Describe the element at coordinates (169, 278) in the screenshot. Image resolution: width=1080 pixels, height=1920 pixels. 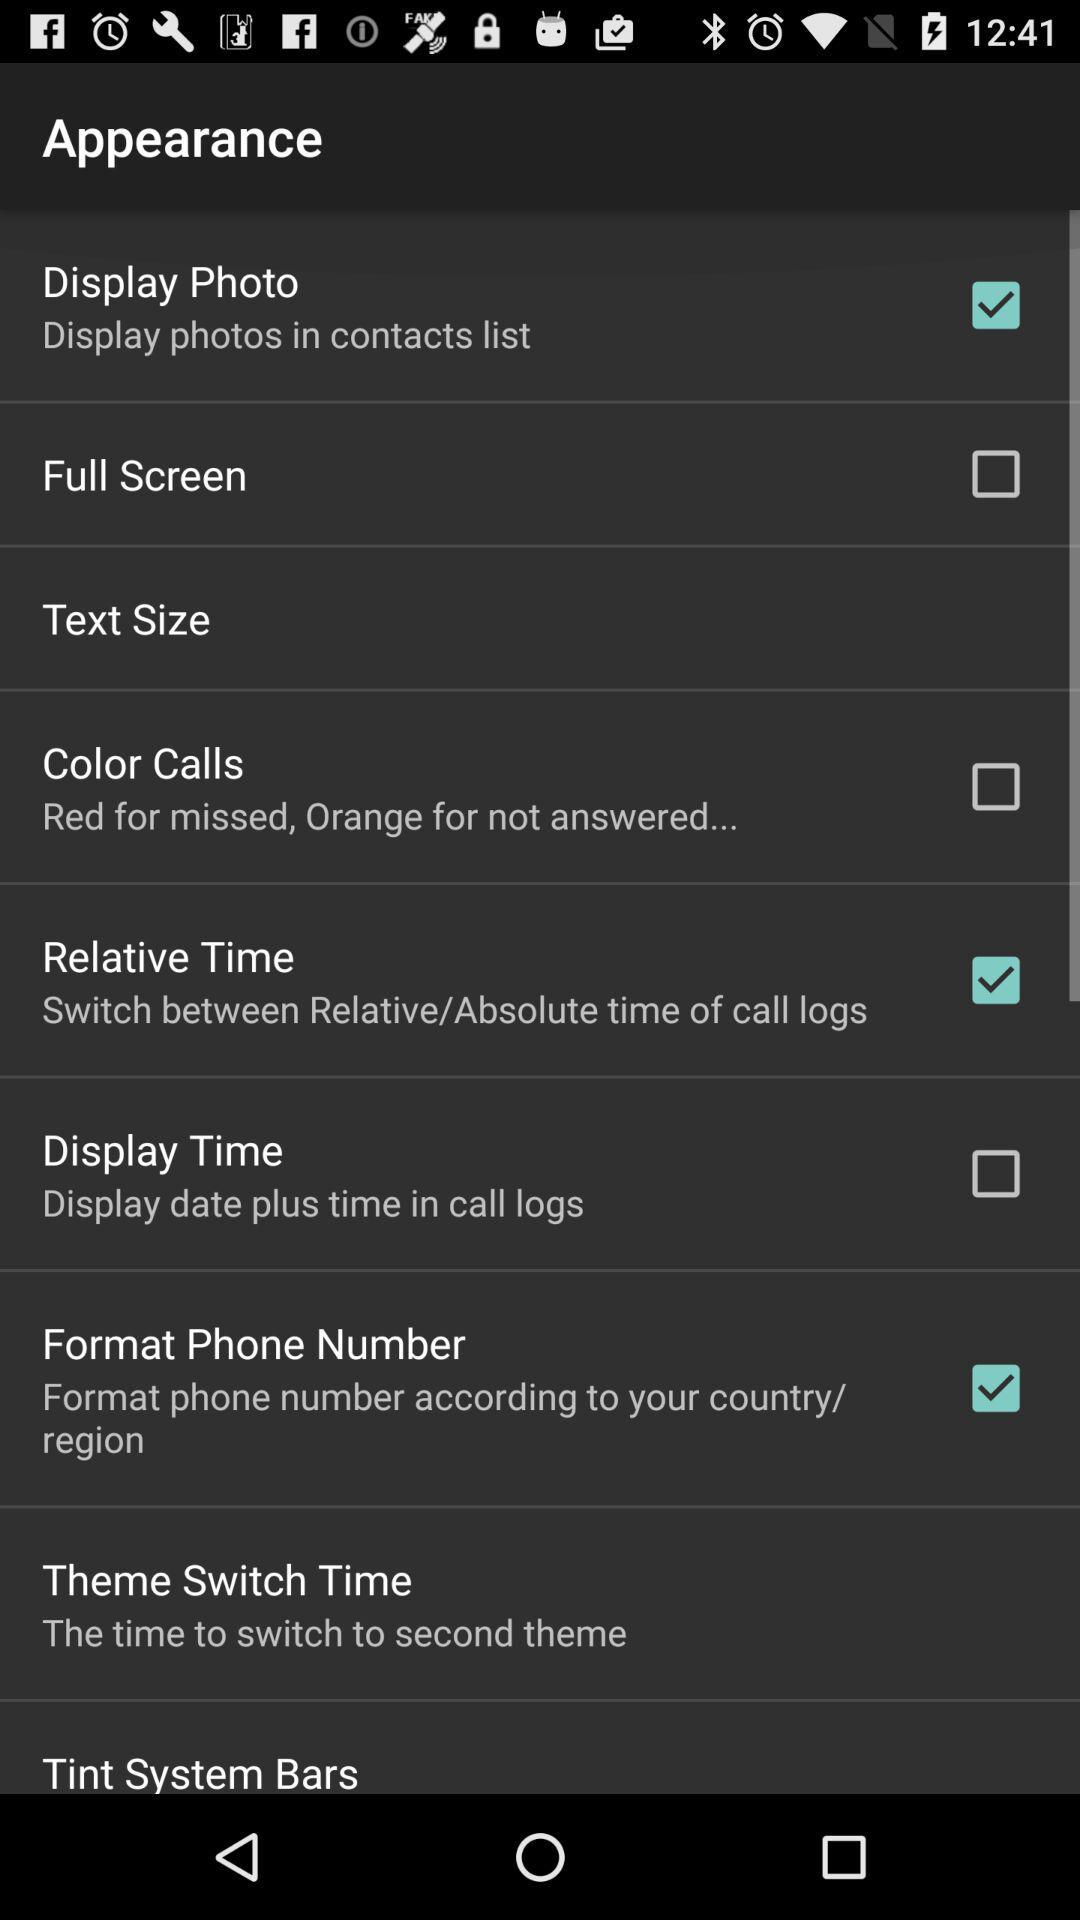
I see `the display photo icon` at that location.